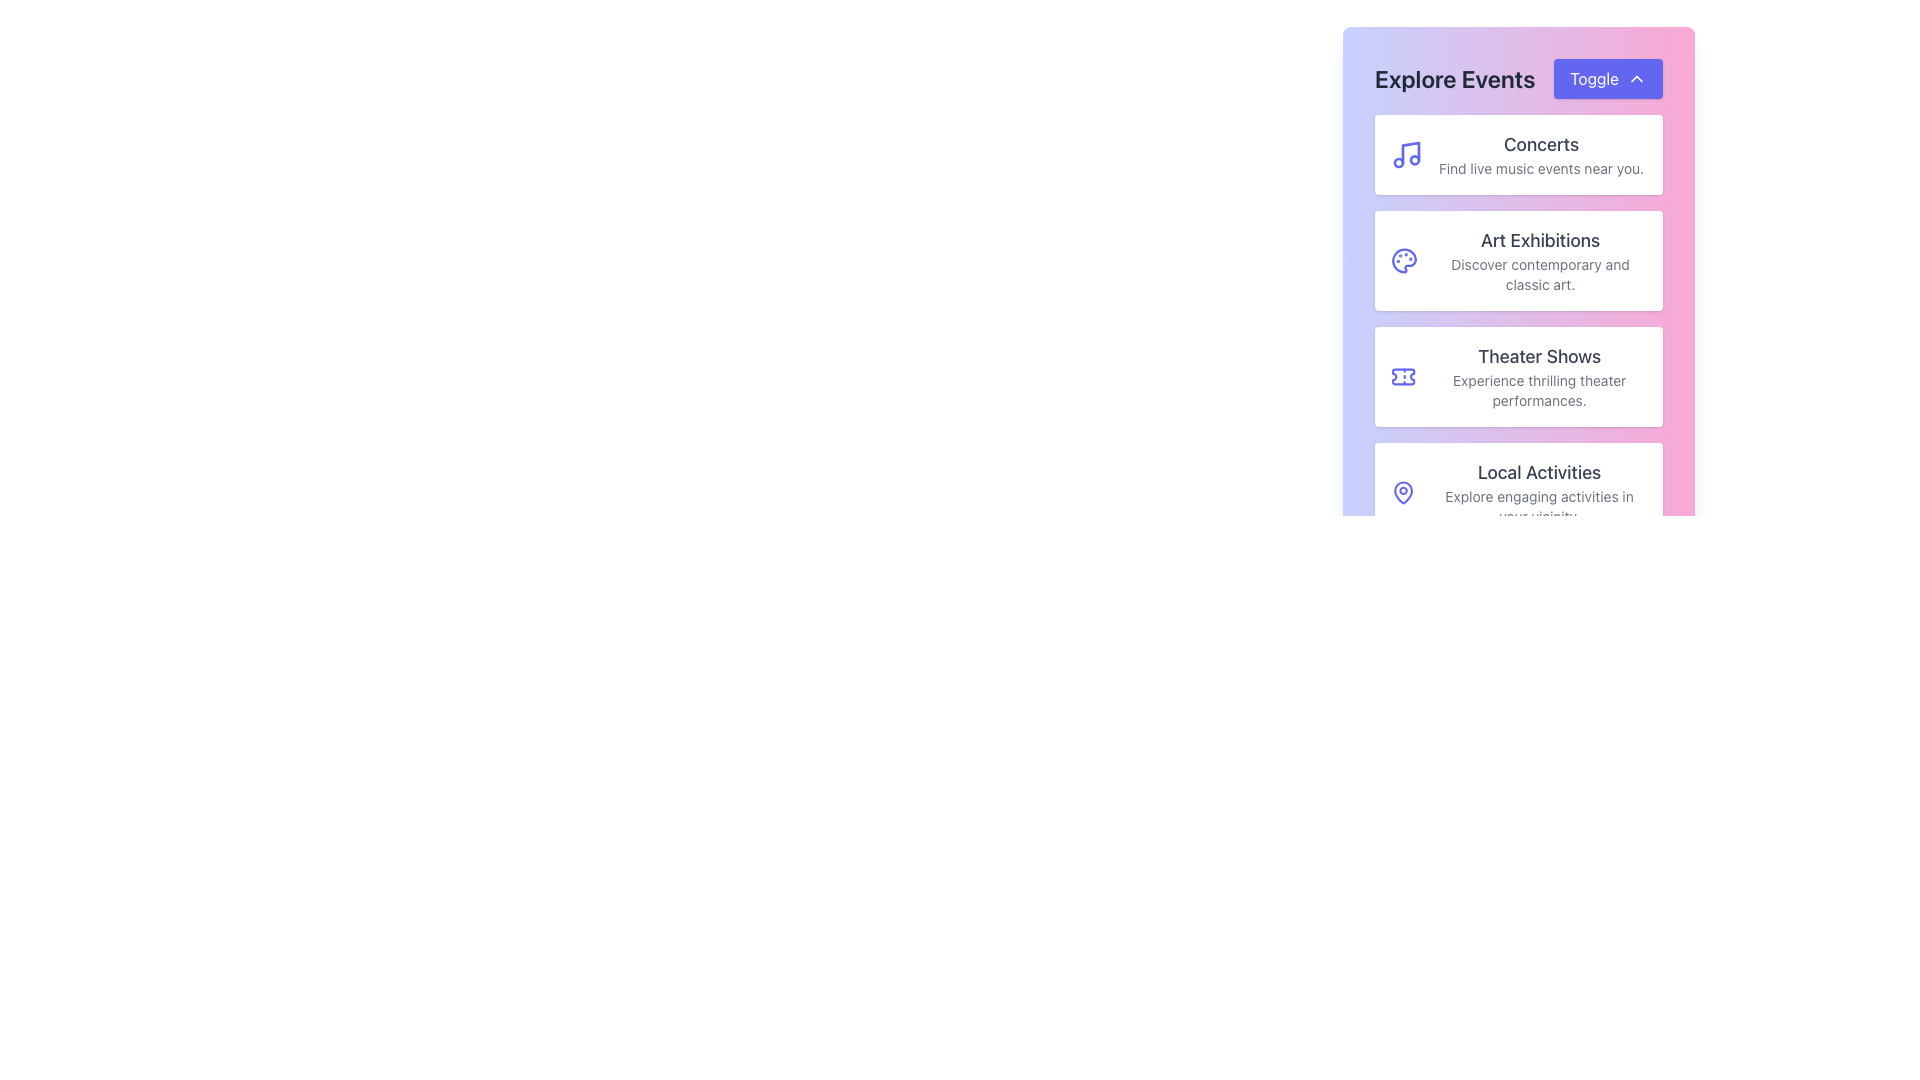  I want to click on the purple music note icon, which is positioned to the left of the 'Concerts' heading and aligned vertically with it, so click(1405, 153).